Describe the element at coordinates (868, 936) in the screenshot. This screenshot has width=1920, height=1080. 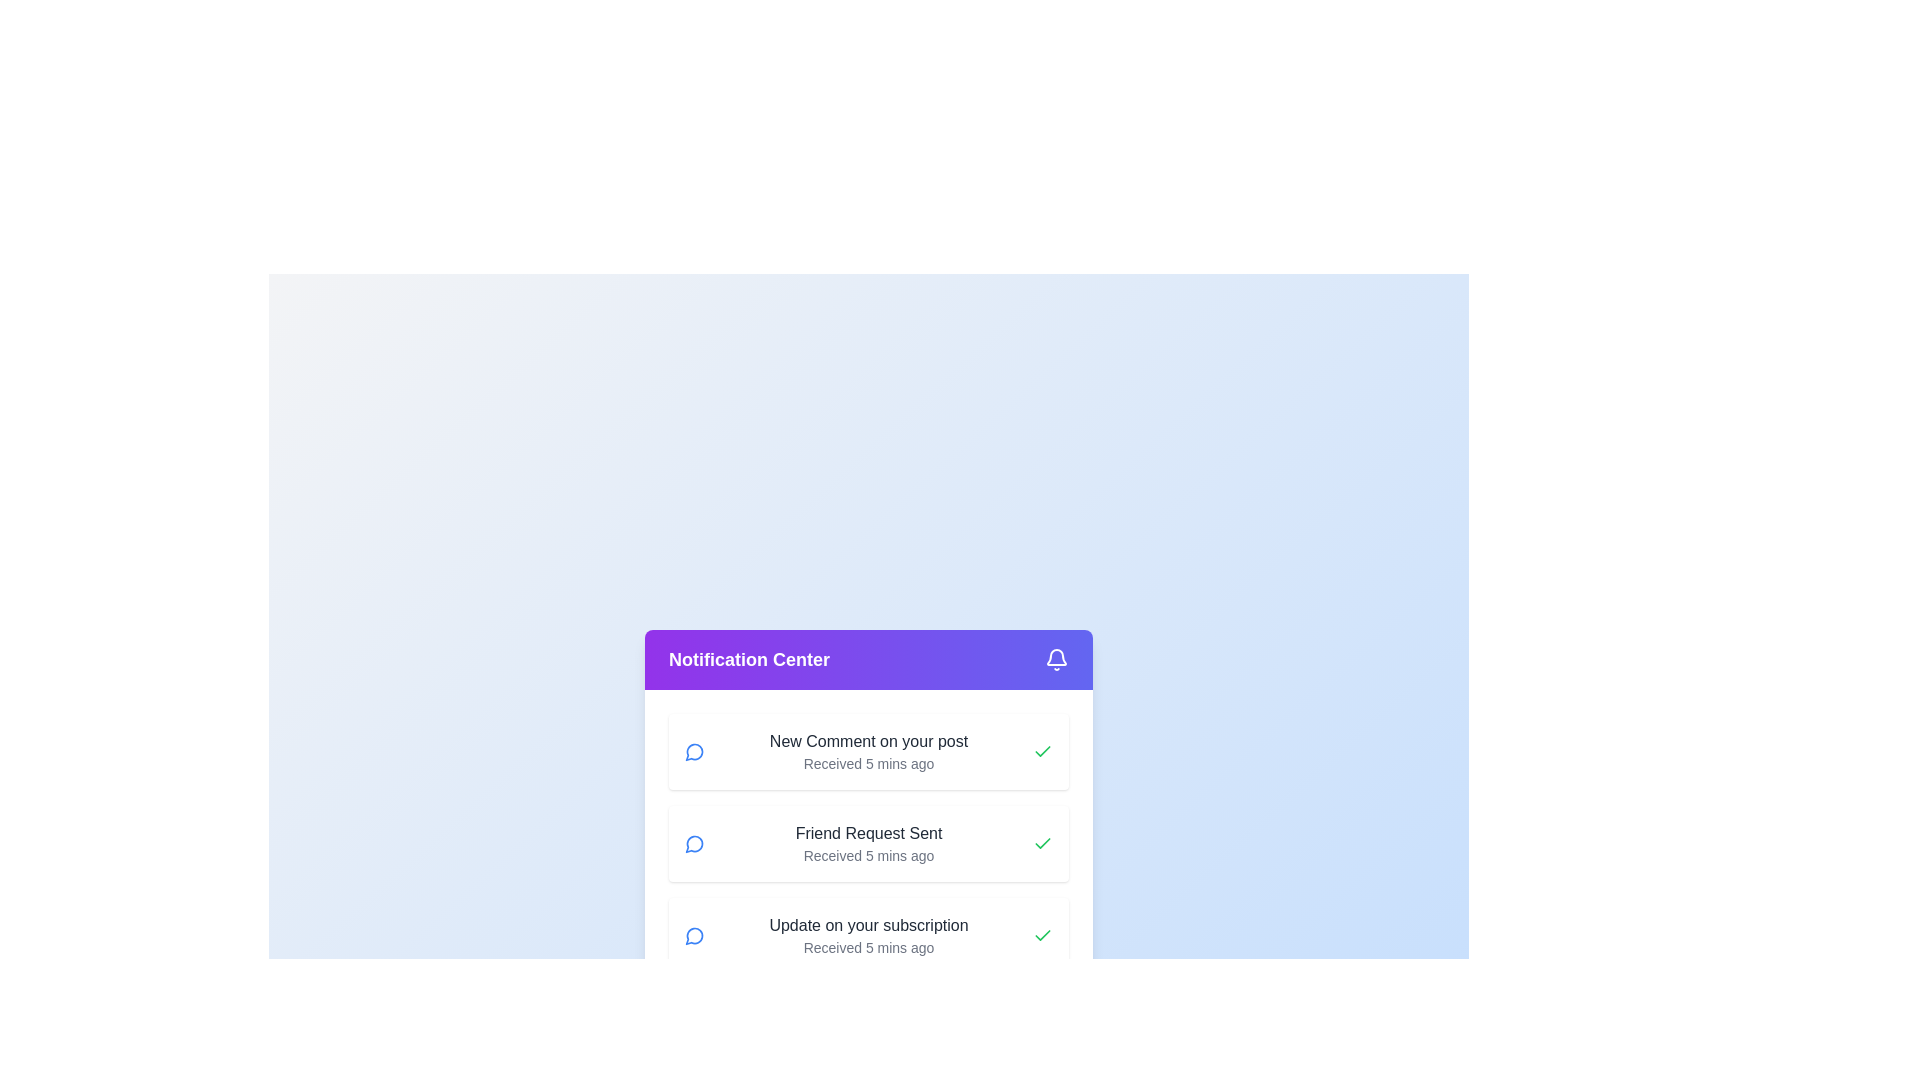
I see `the notification text block displaying 'Update on your subscription', which is styled in a larger, bold font and located between 'Friend Request Sent' and the succeeding notifications` at that location.